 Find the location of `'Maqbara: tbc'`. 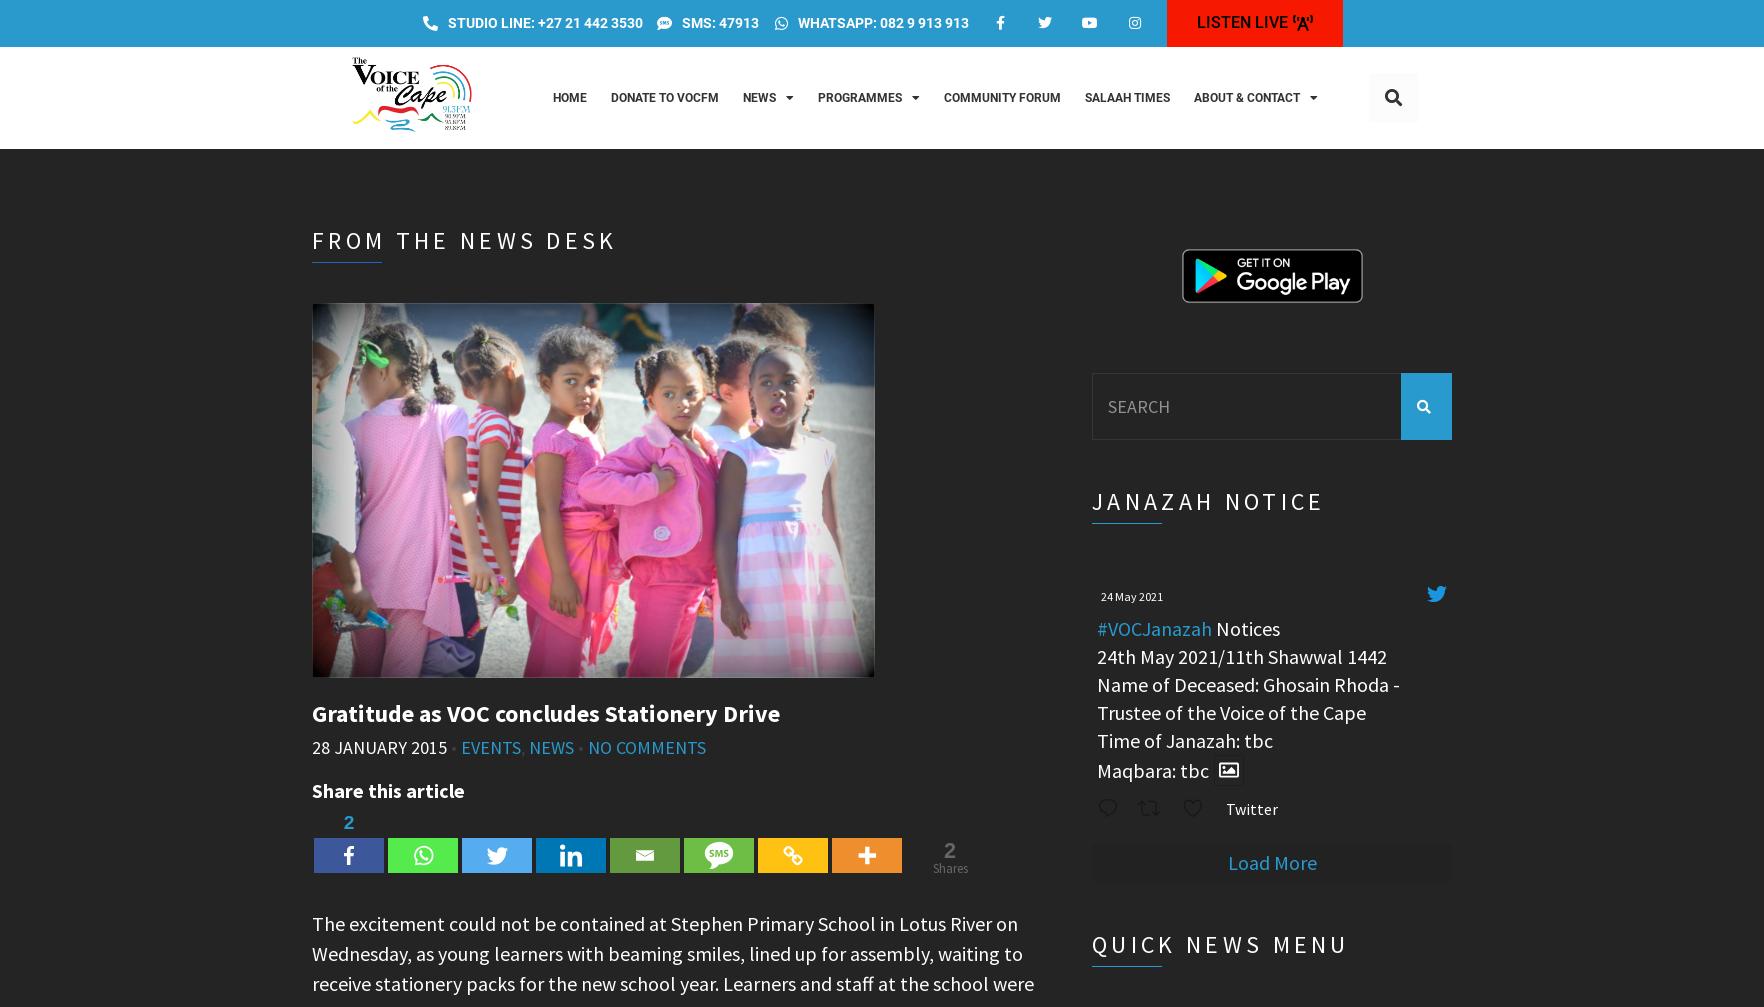

'Maqbara: tbc' is located at coordinates (1152, 768).